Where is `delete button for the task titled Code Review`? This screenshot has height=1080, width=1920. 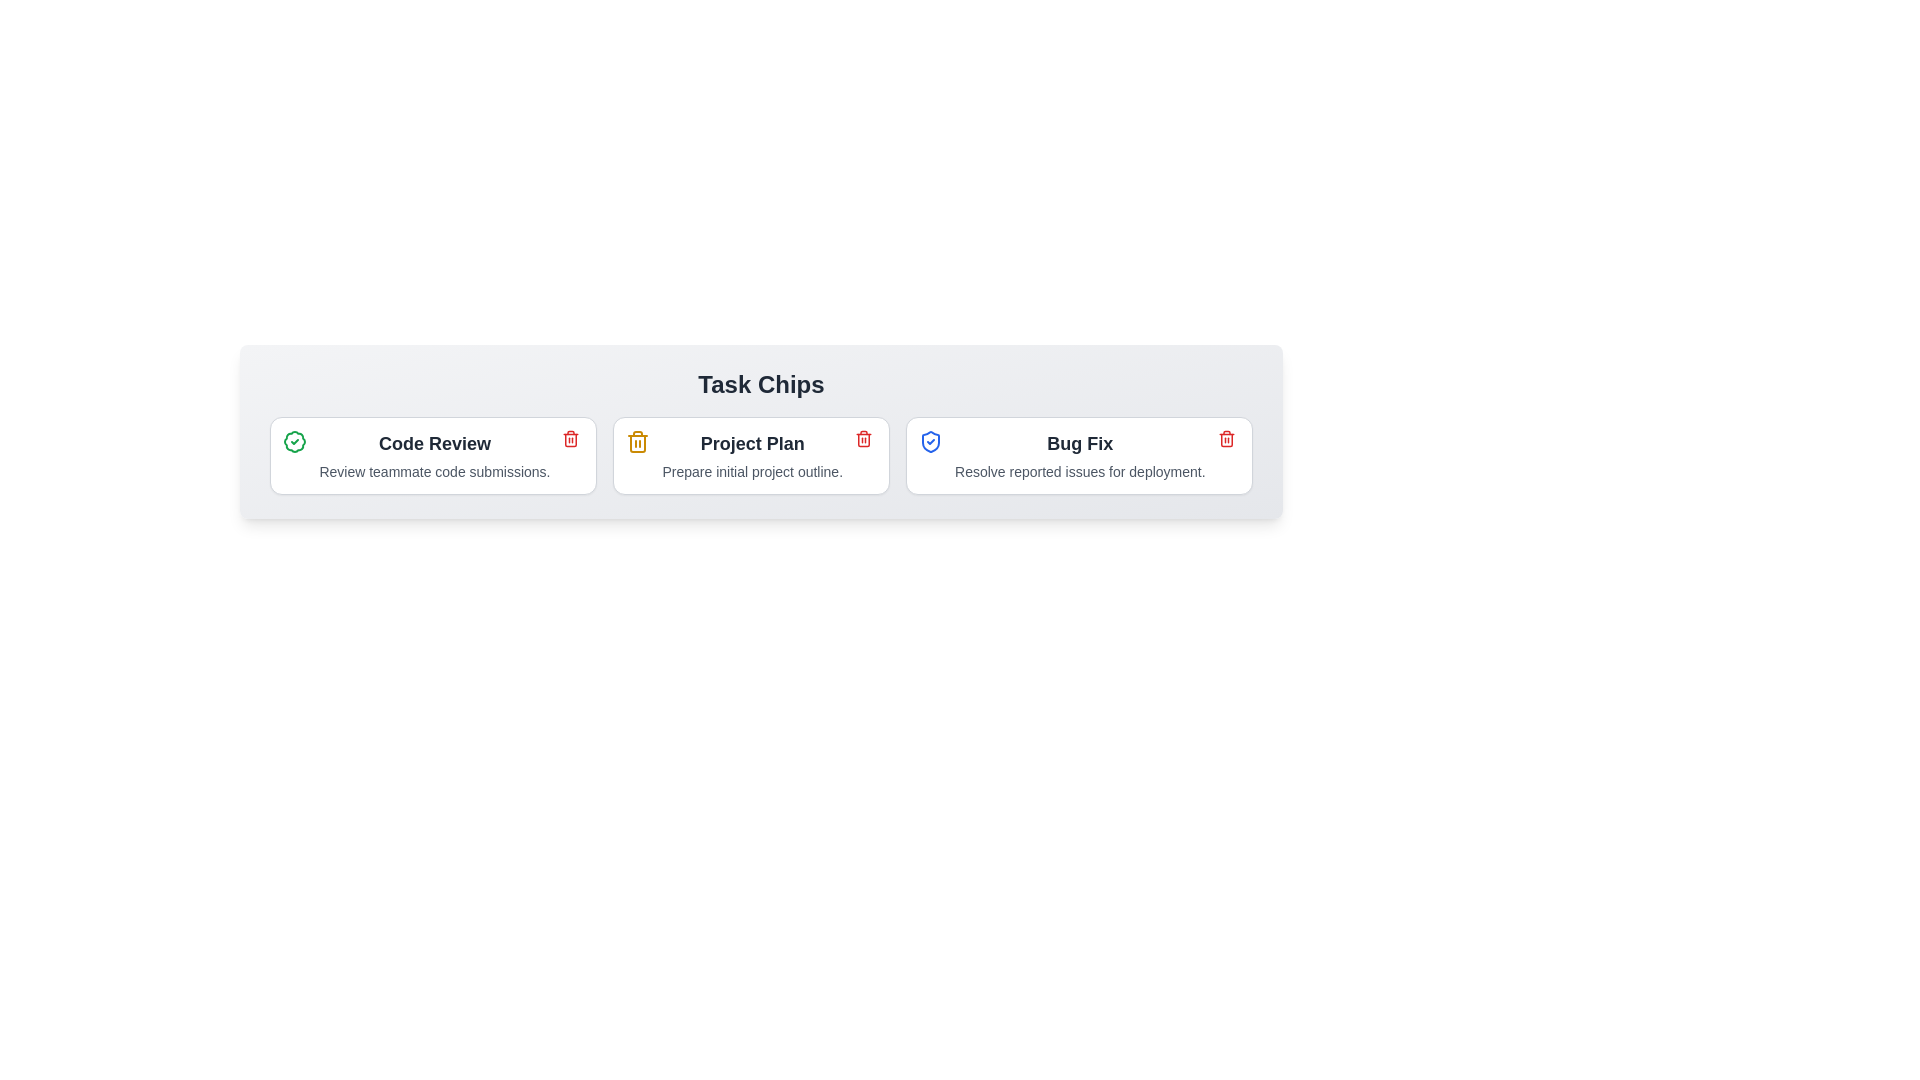
delete button for the task titled Code Review is located at coordinates (570, 438).